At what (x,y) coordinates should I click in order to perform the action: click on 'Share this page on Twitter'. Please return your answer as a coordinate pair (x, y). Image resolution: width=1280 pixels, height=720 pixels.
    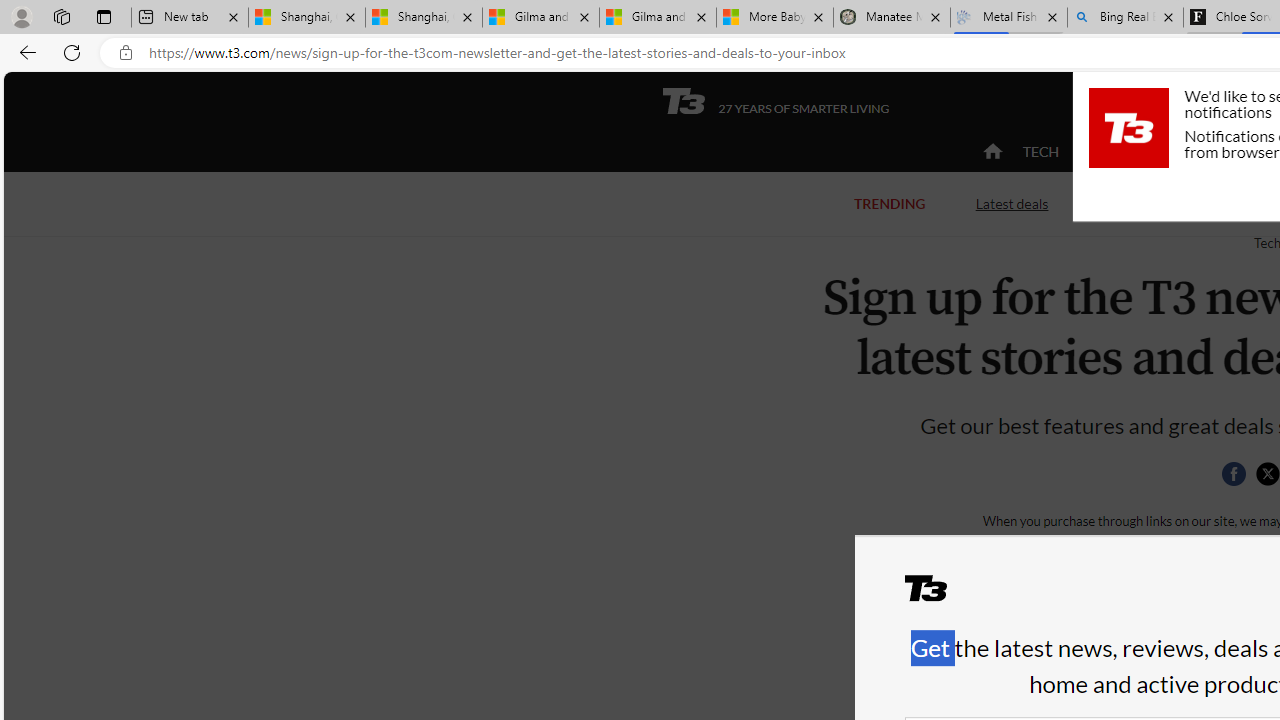
    Looking at the image, I should click on (1266, 474).